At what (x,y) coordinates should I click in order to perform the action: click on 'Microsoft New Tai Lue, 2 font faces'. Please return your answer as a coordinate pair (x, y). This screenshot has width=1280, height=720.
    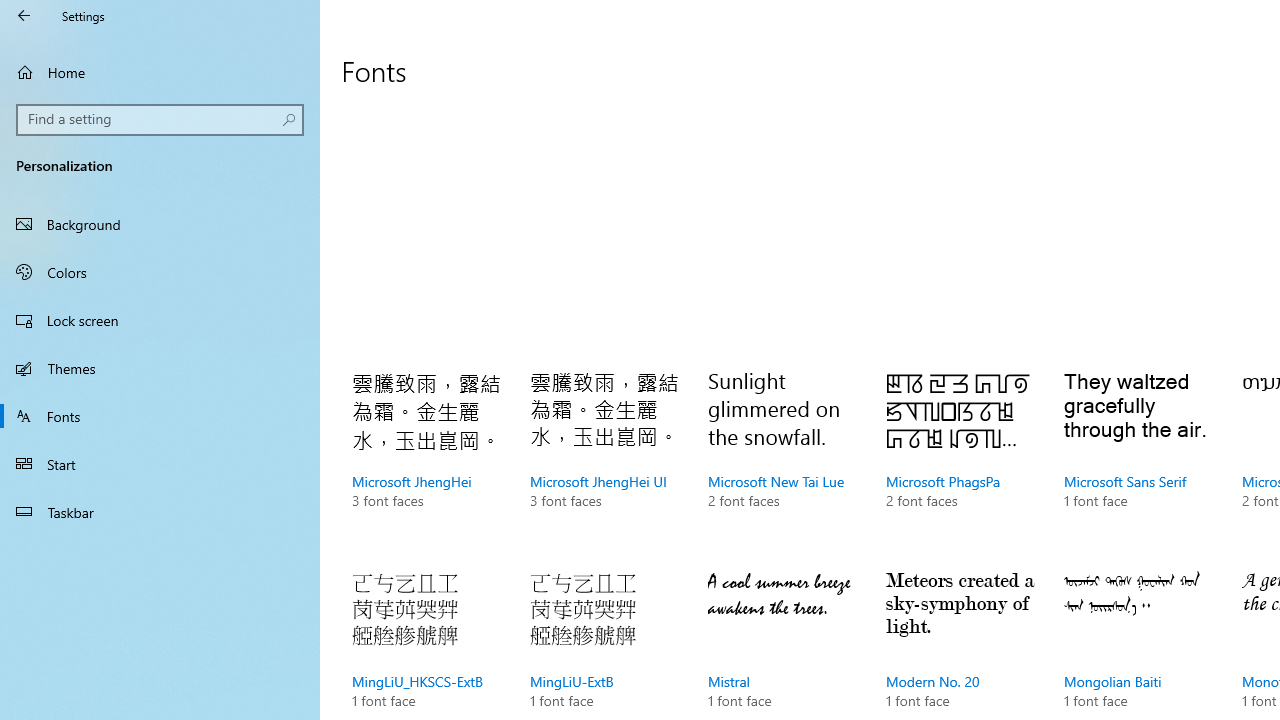
    Looking at the image, I should click on (782, 460).